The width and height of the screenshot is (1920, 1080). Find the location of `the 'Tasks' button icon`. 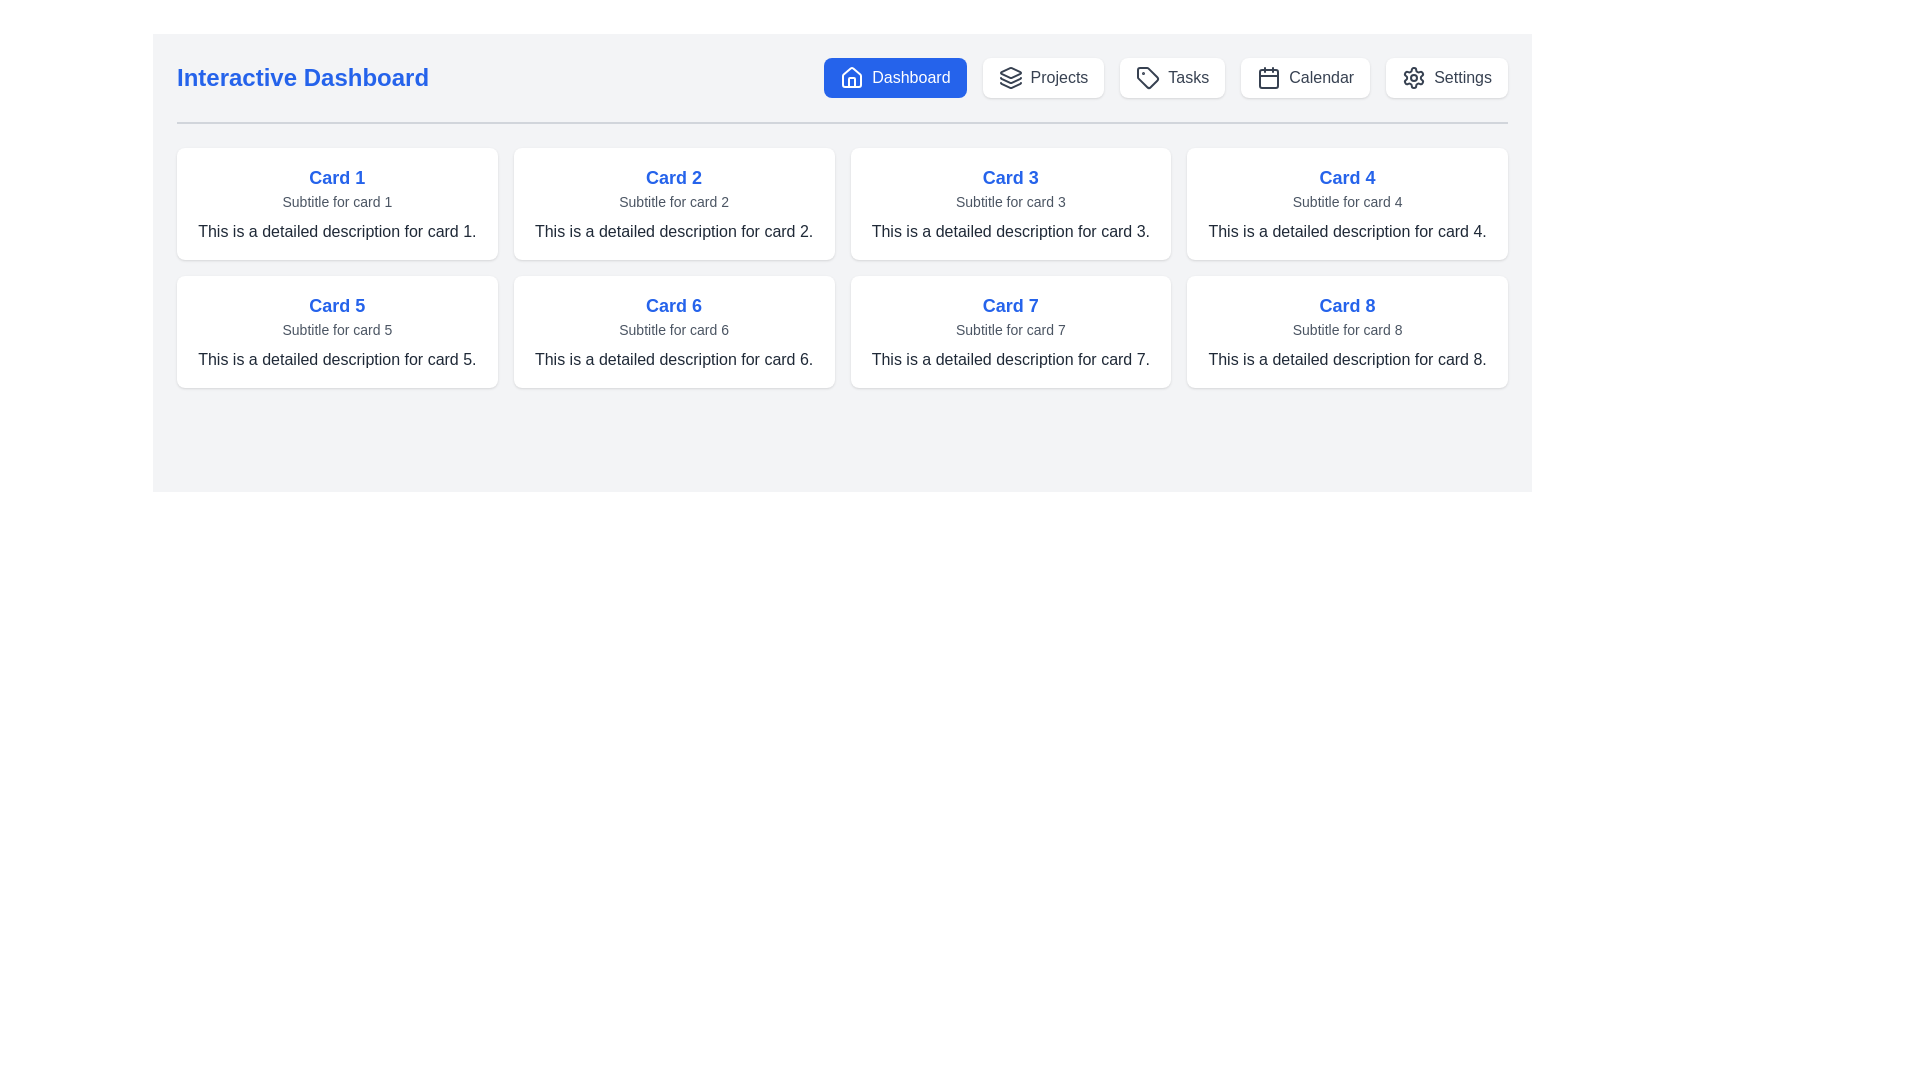

the 'Tasks' button icon is located at coordinates (1148, 76).